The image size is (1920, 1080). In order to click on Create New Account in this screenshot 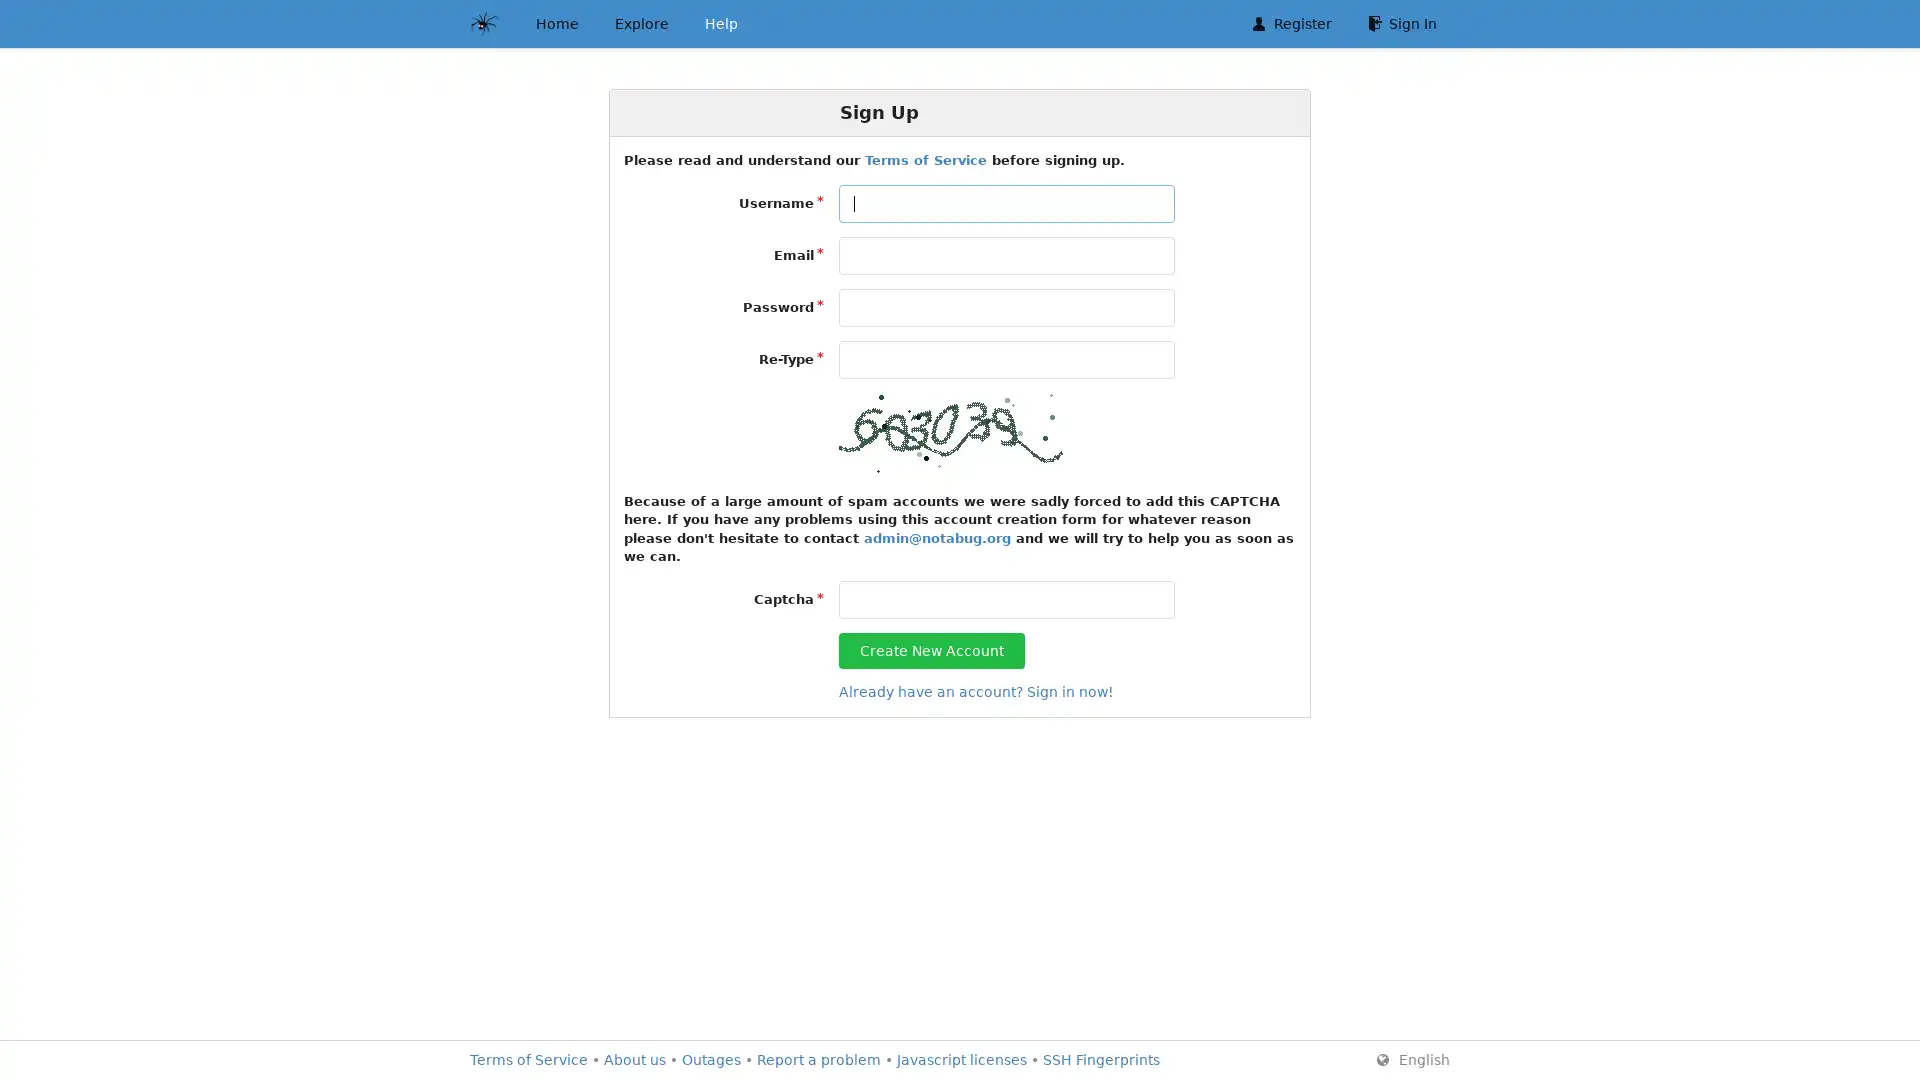, I will do `click(930, 651)`.